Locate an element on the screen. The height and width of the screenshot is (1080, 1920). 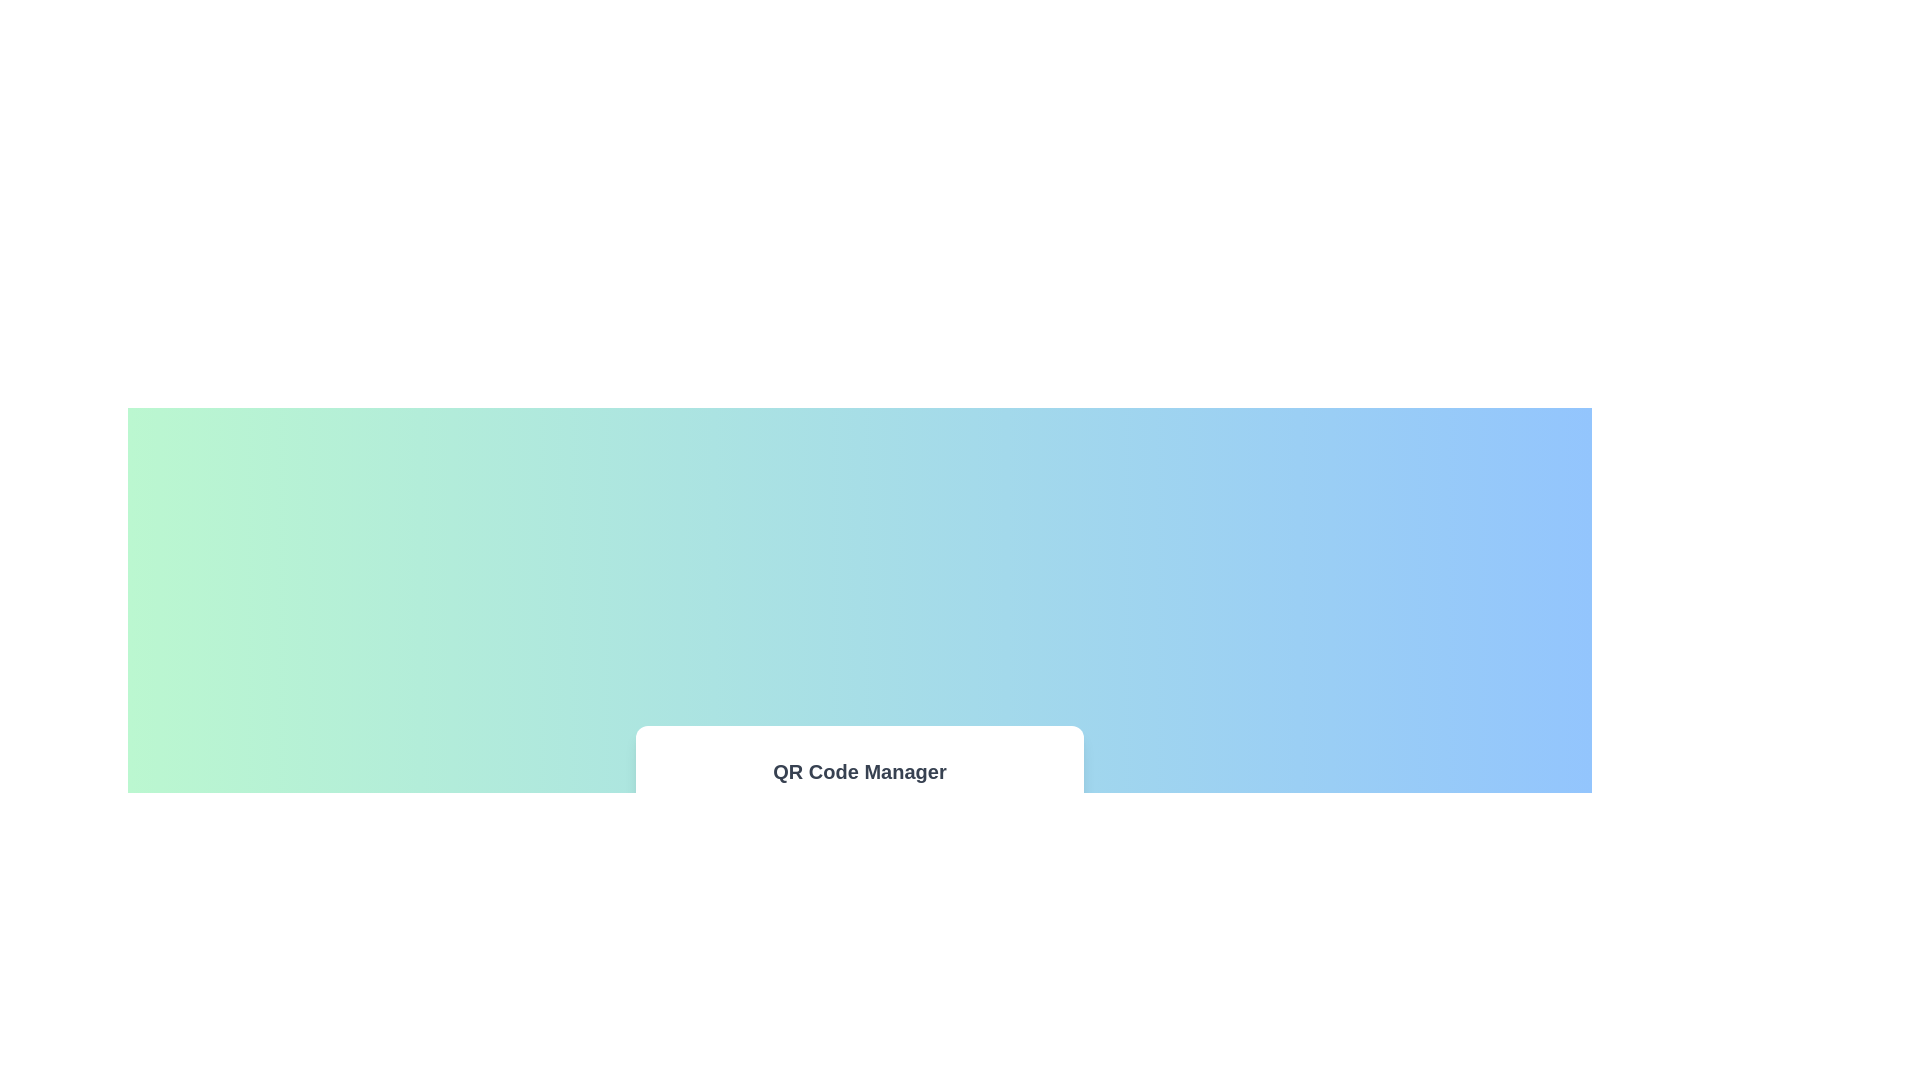
the static text label reading 'QR Code Manager', which is styled with a larger font size and bold weight, located at the top center of a white rectangular card is located at coordinates (859, 770).